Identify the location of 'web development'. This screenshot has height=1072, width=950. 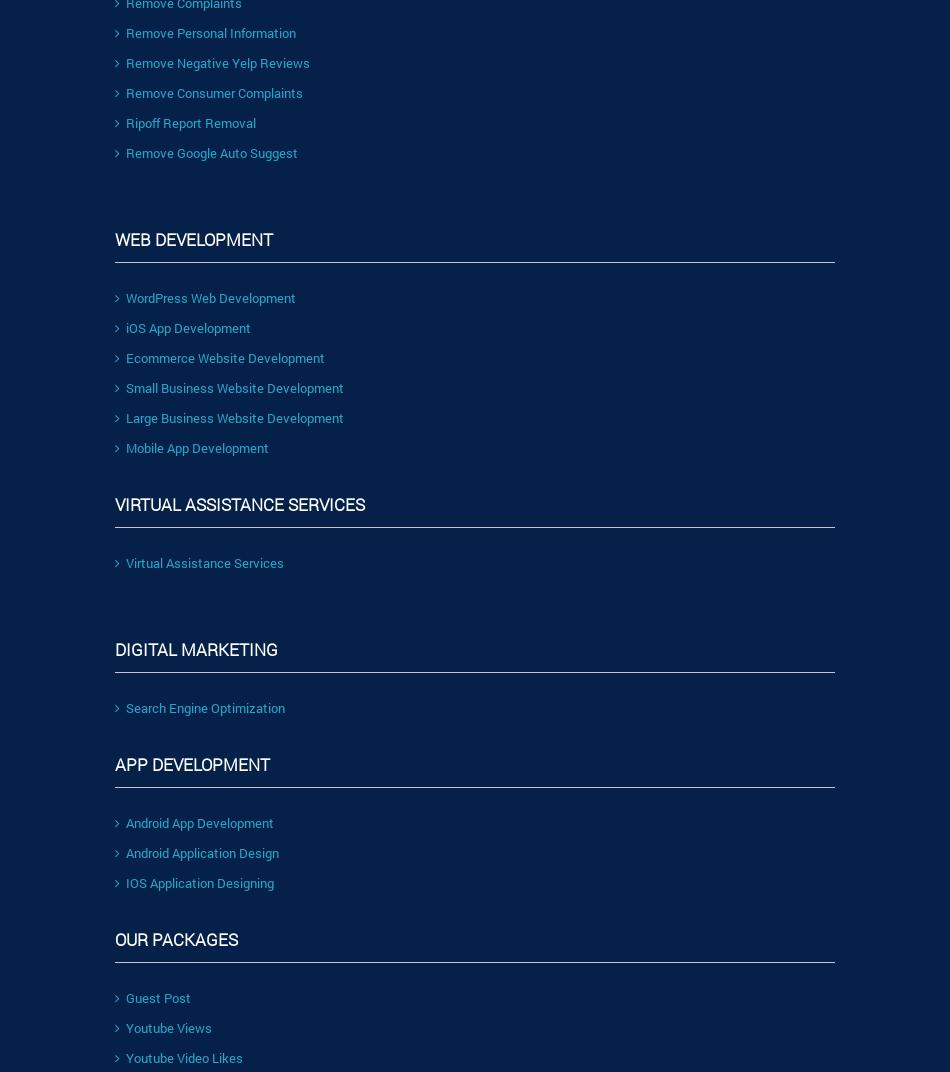
(193, 238).